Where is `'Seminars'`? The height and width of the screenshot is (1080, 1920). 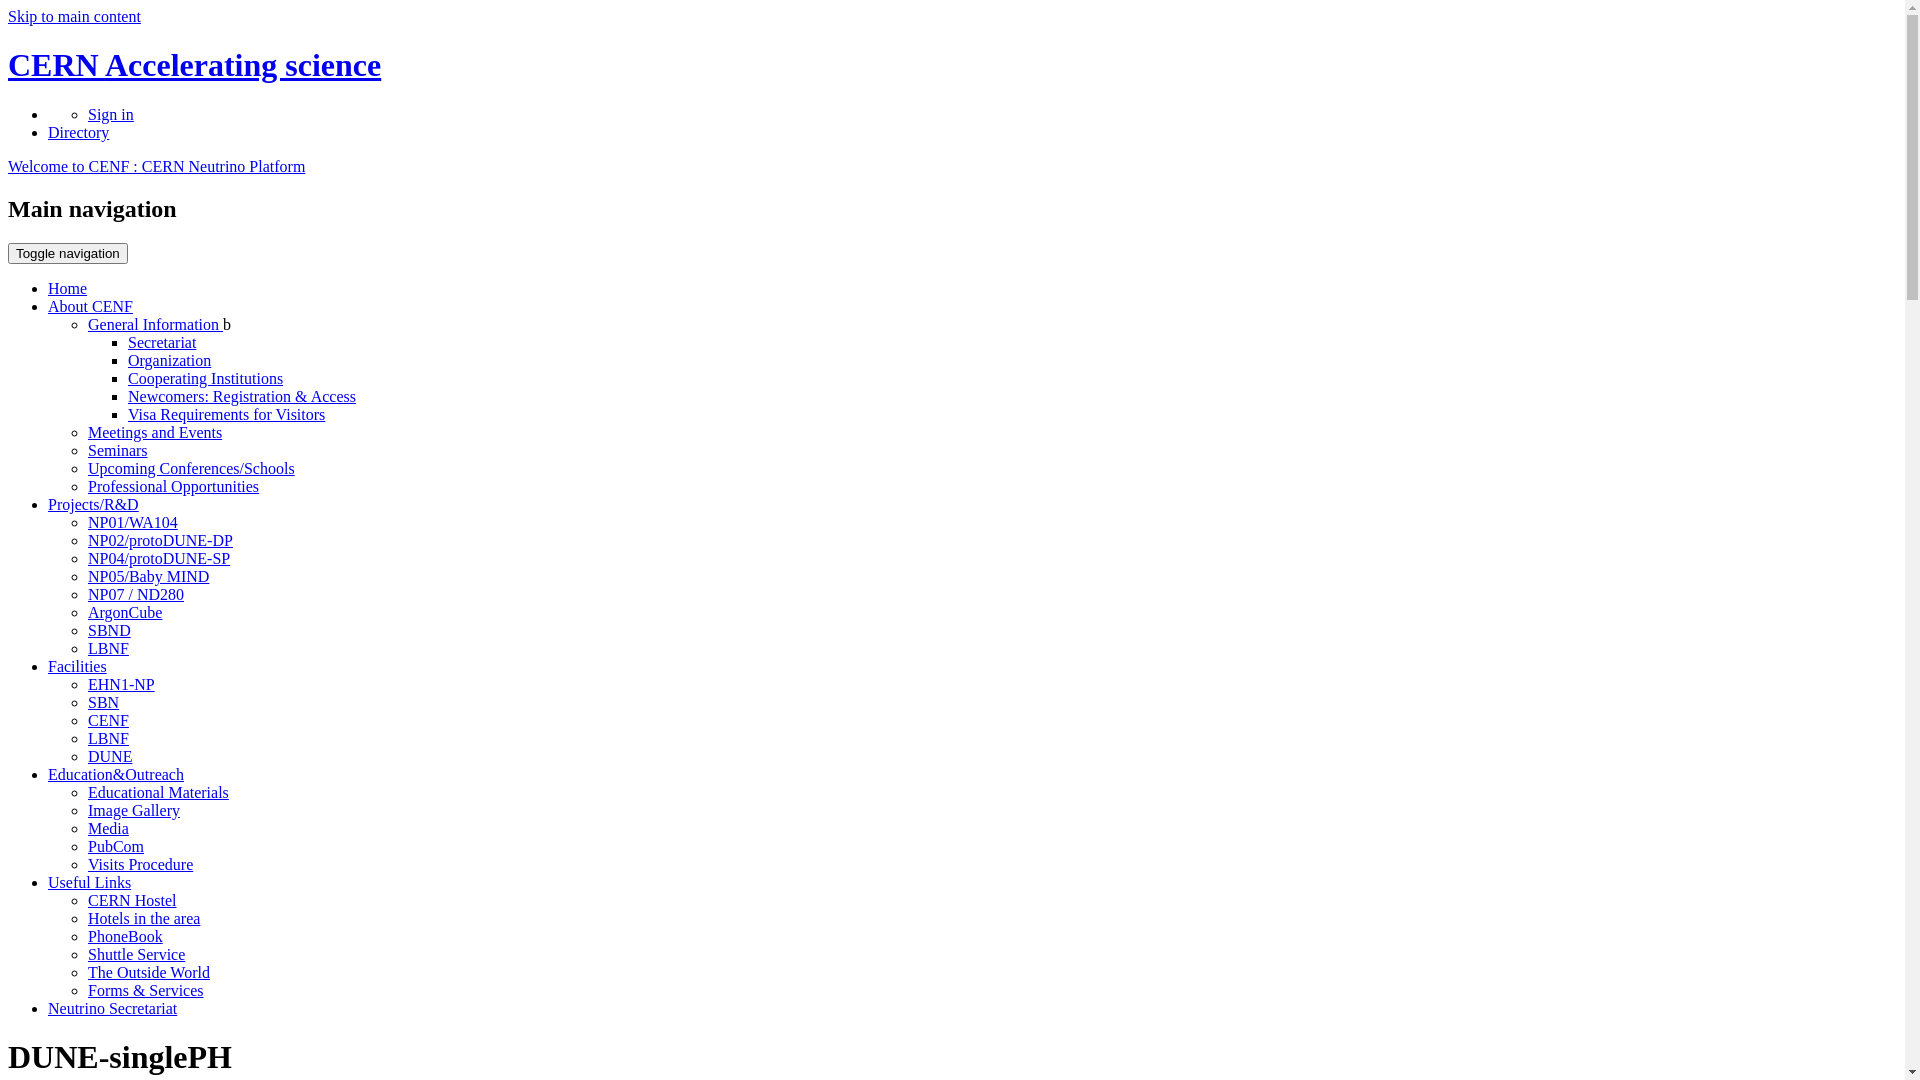 'Seminars' is located at coordinates (117, 450).